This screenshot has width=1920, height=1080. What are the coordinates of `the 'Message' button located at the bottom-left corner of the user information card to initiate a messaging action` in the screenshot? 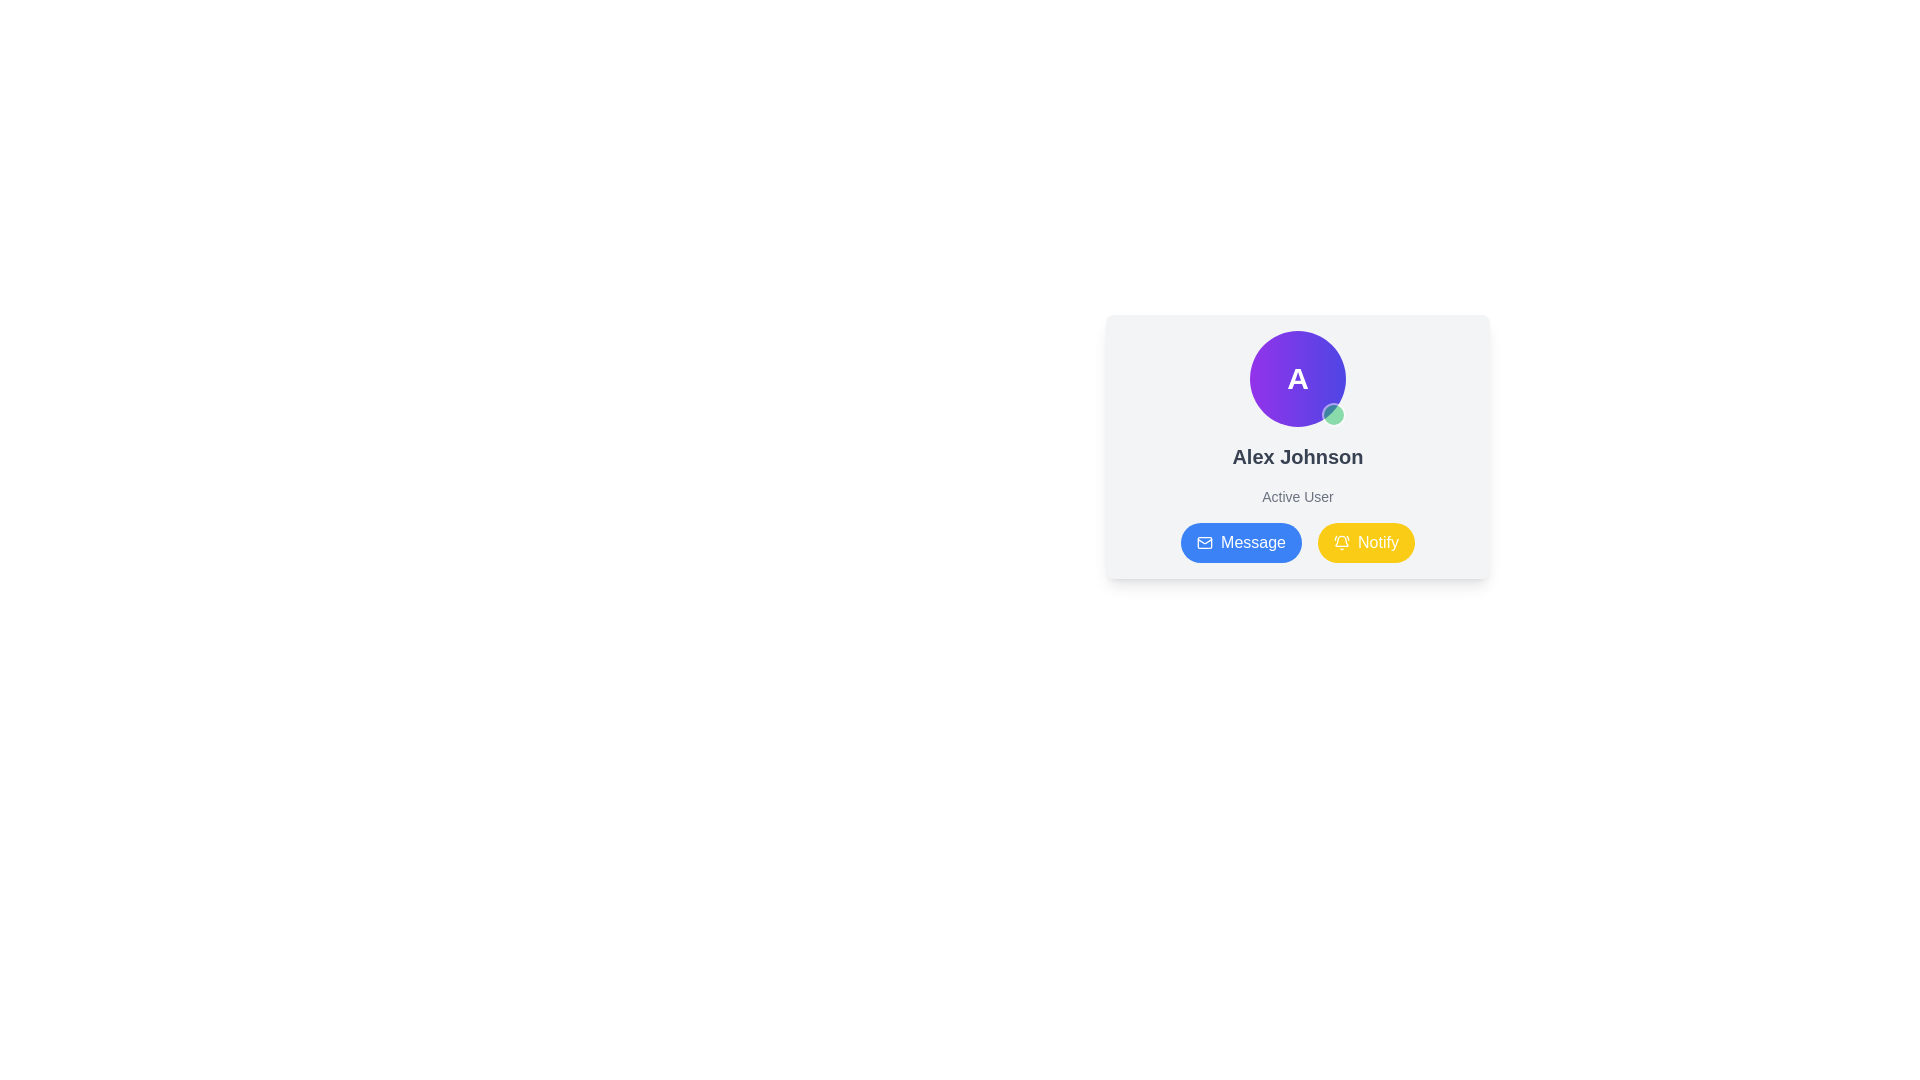 It's located at (1203, 543).